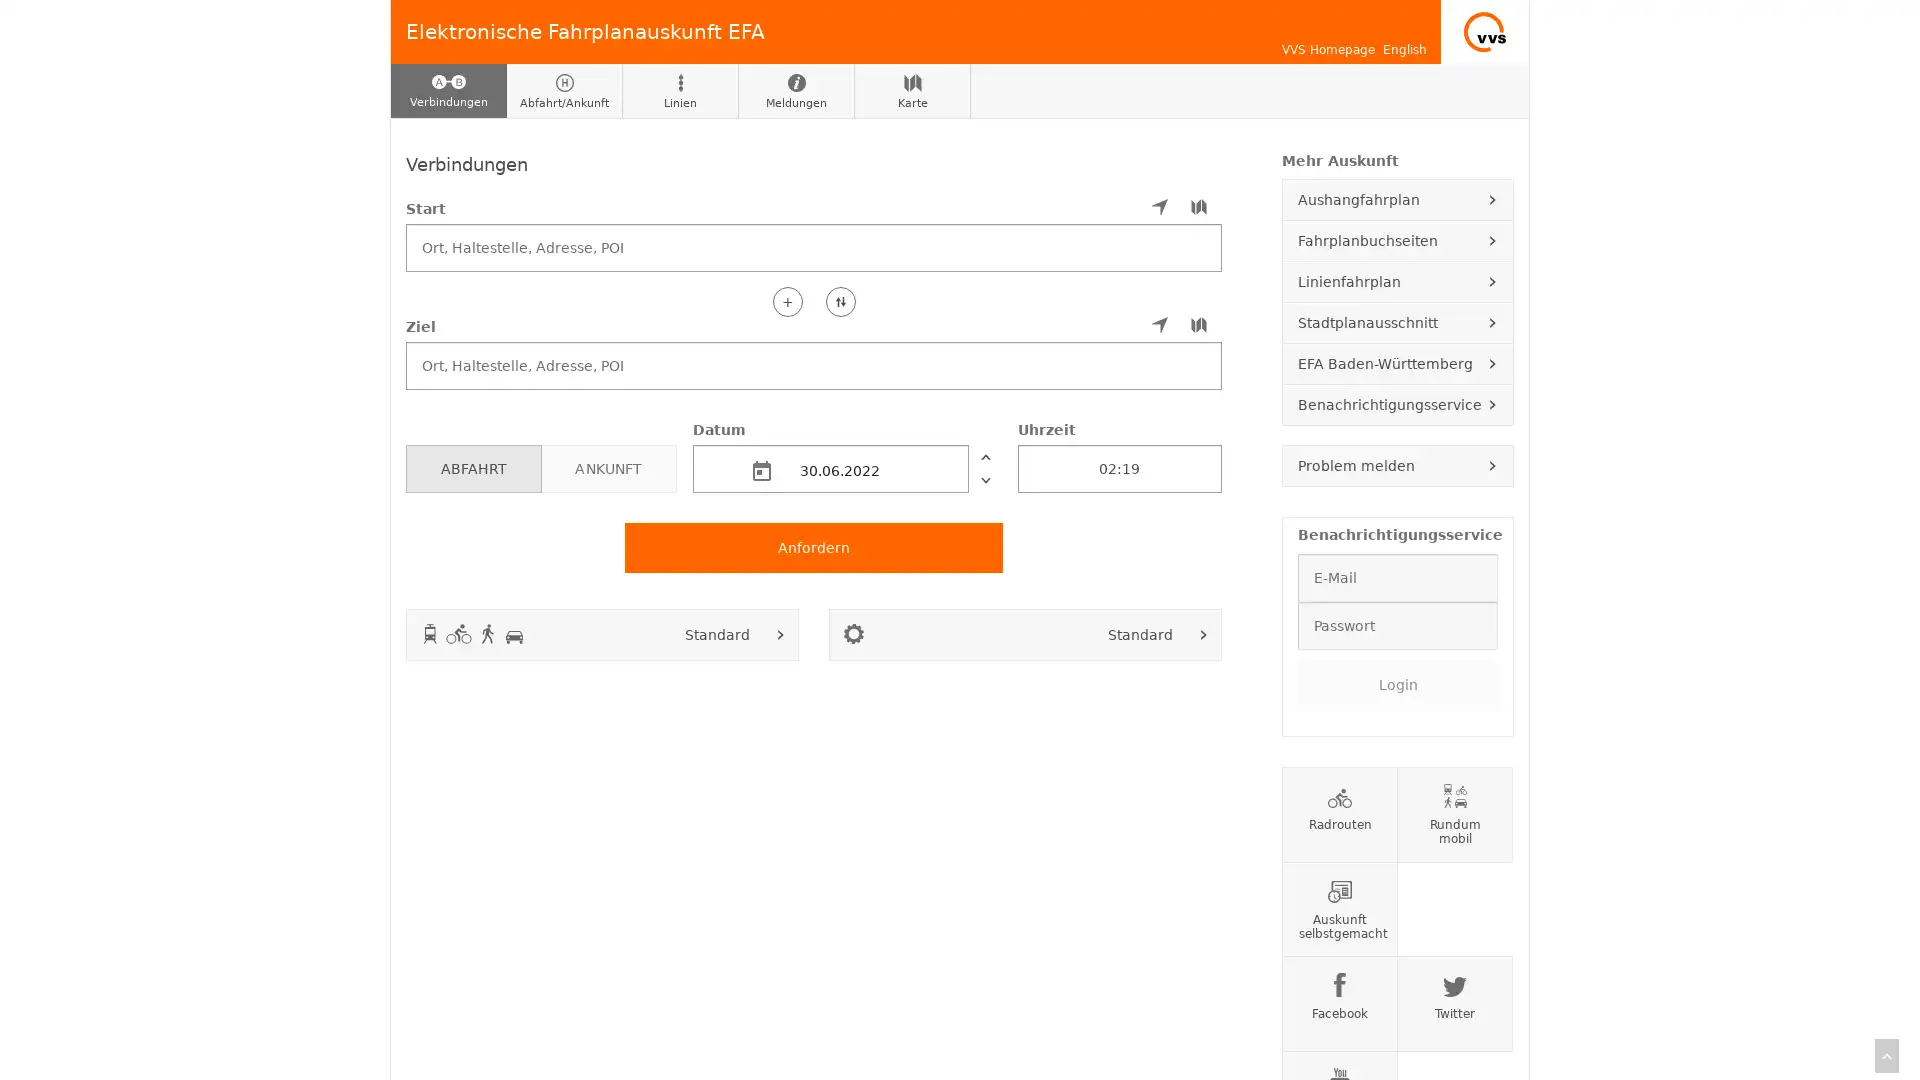 Image resolution: width=1920 pixels, height=1080 pixels. I want to click on ANKUNFT, so click(607, 467).